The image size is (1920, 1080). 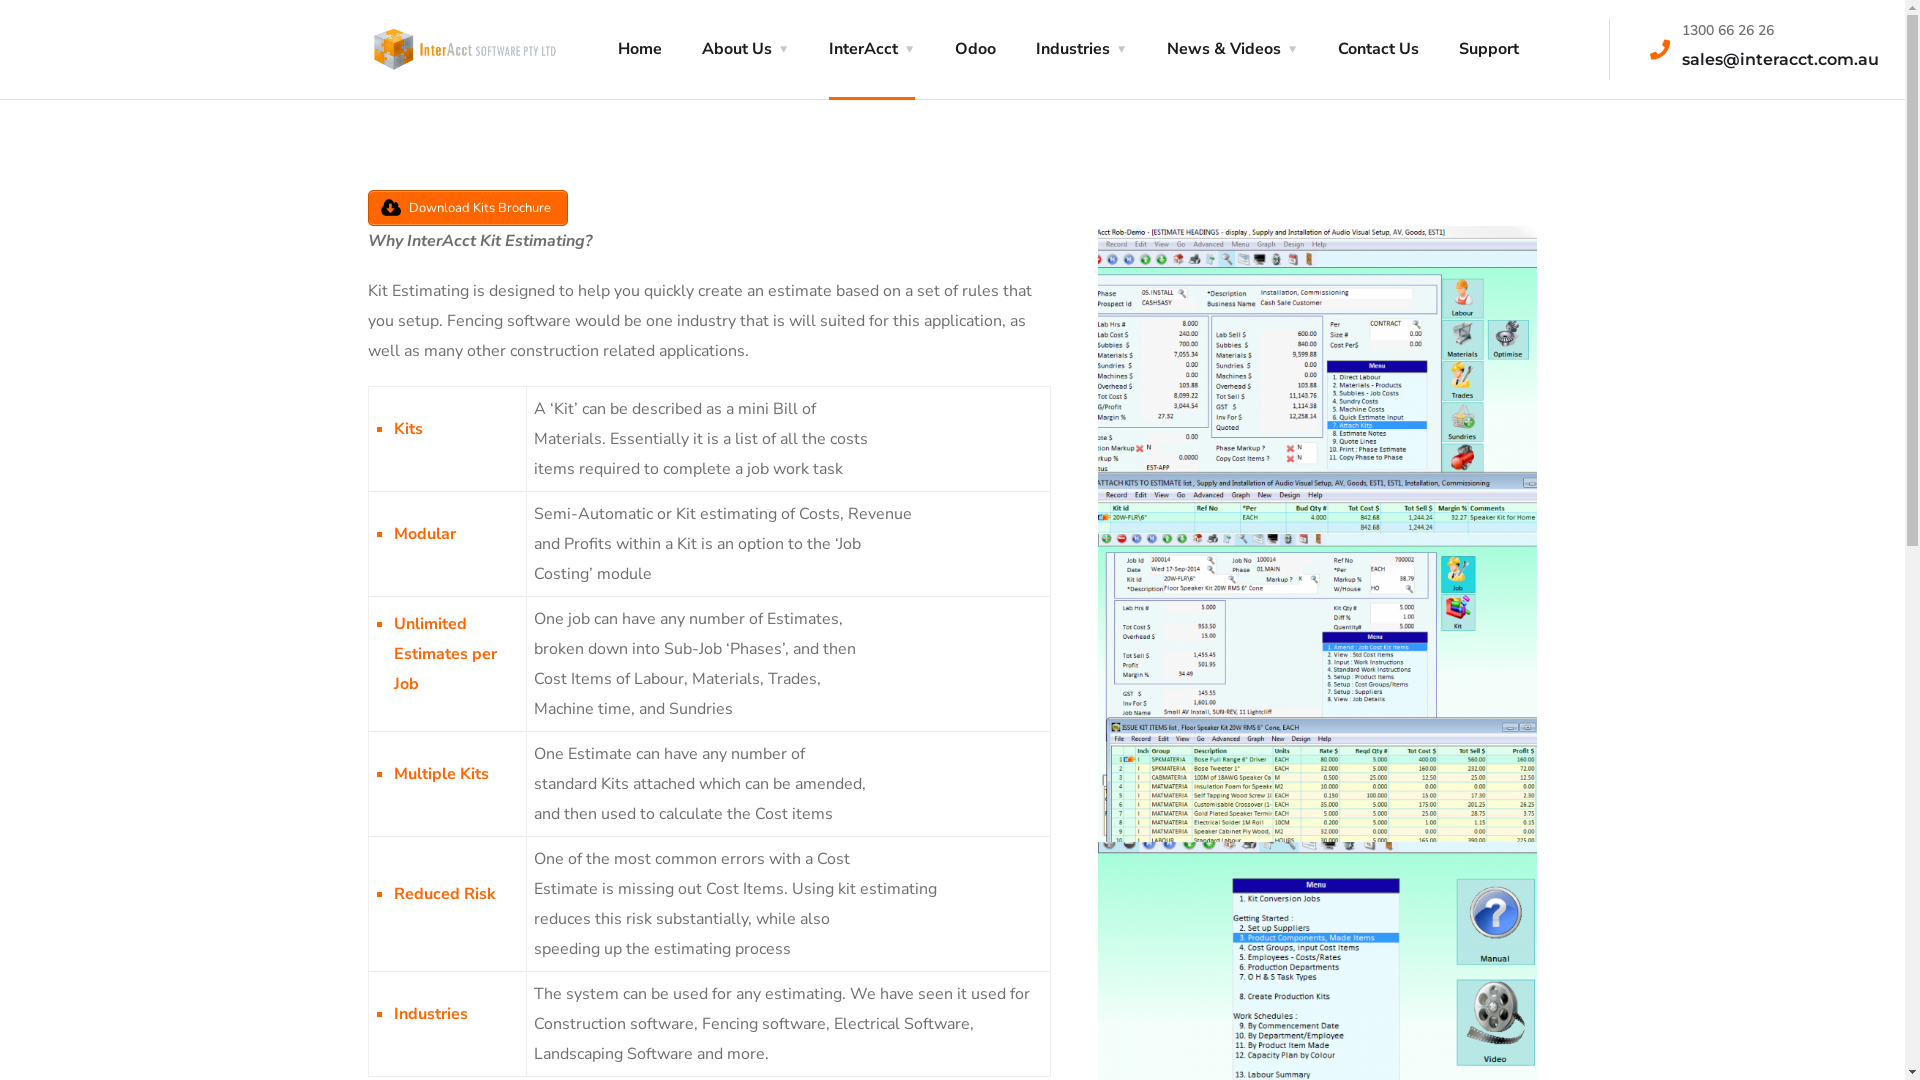 I want to click on 'sales@interacct.com.au', so click(x=1780, y=58).